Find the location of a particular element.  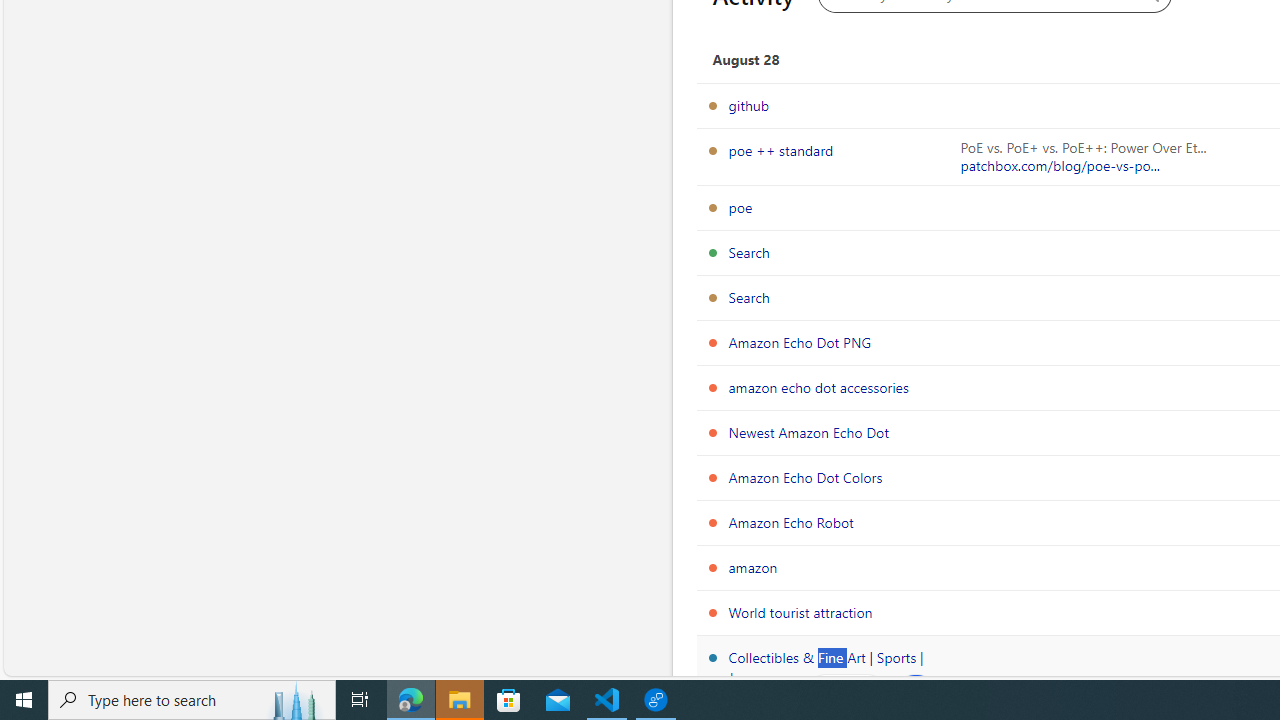

'poe ++ standard' is located at coordinates (780, 149).